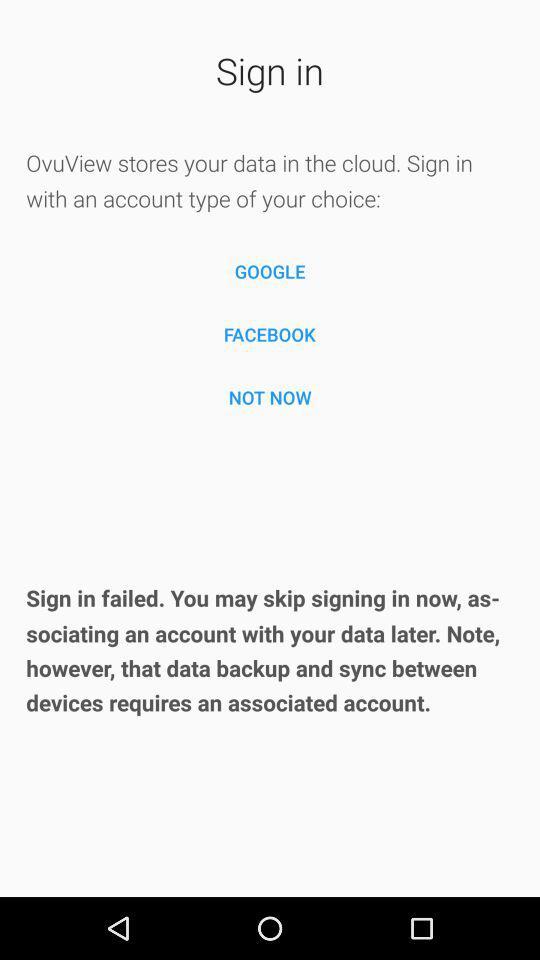 This screenshot has width=540, height=960. Describe the element at coordinates (270, 270) in the screenshot. I see `the icon below the ovuview stores your icon` at that location.